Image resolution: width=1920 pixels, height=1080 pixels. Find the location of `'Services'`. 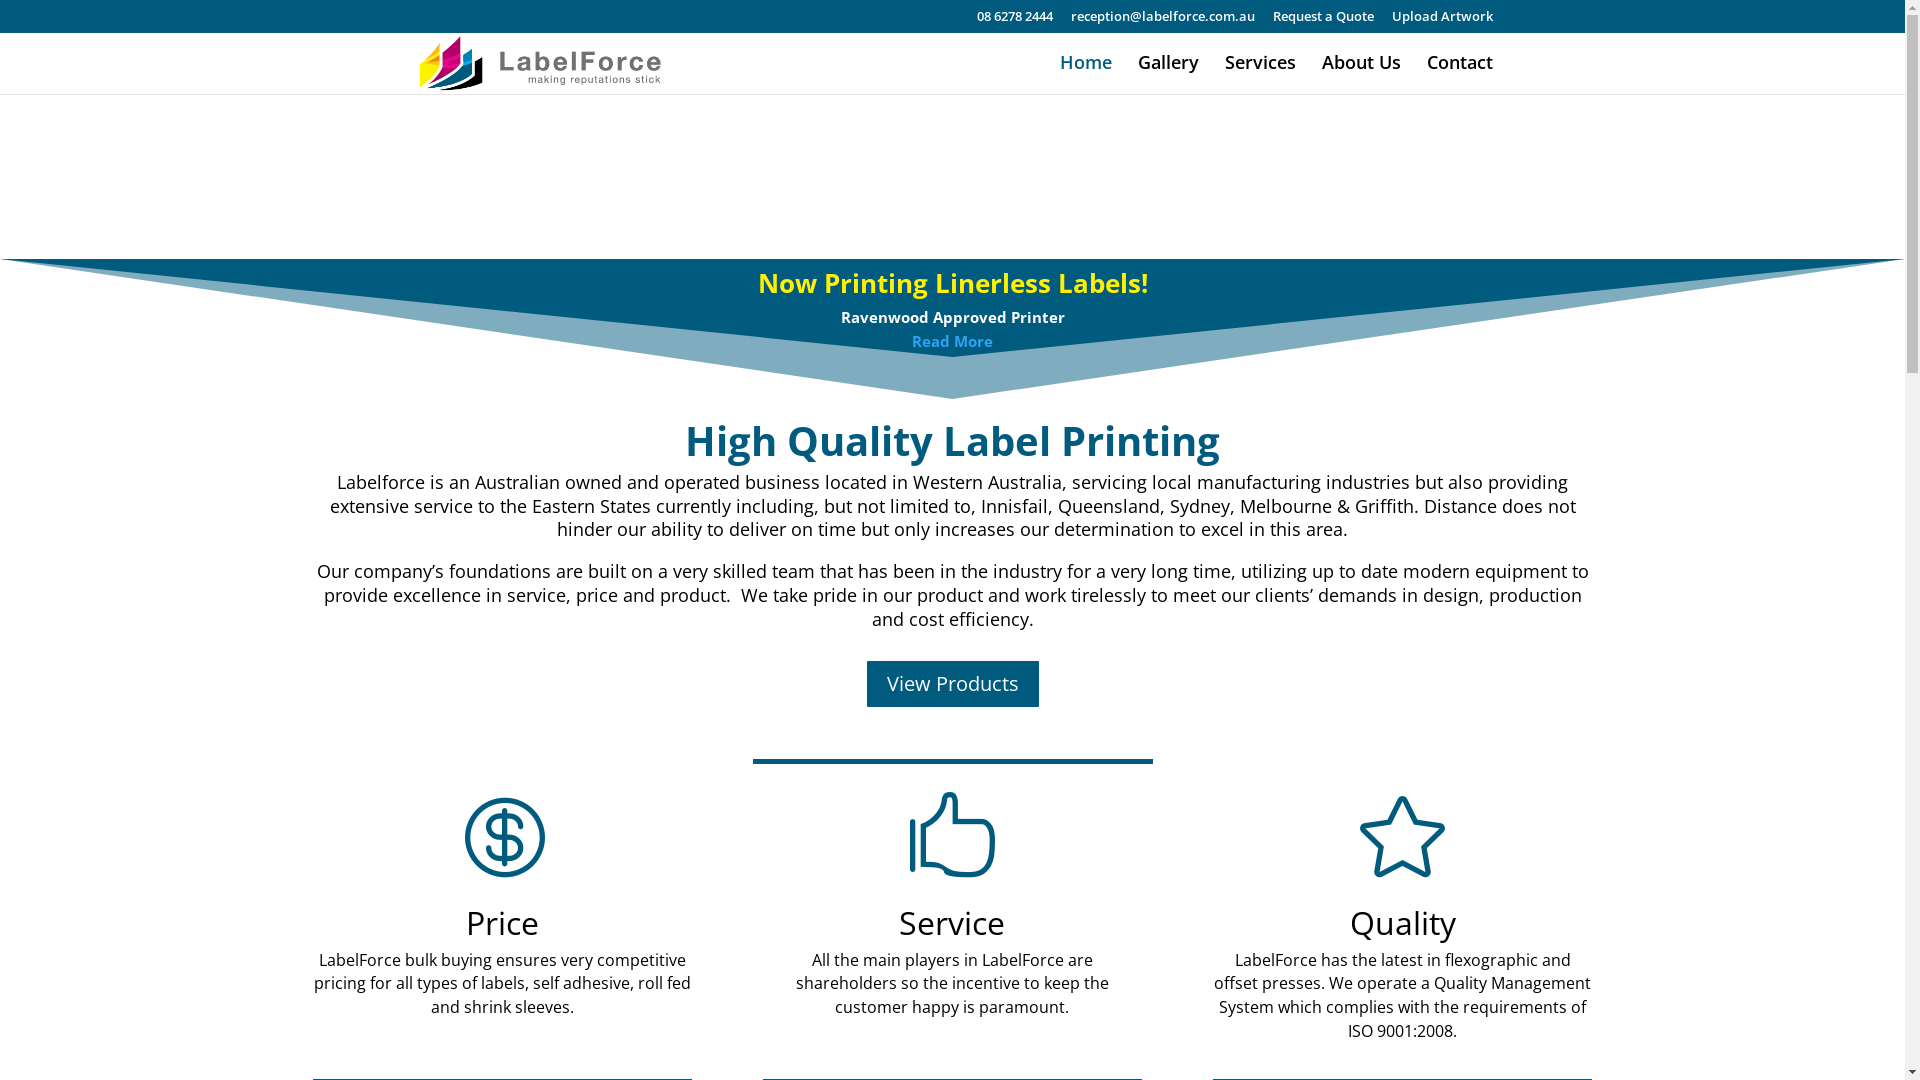

'Services' is located at coordinates (1223, 73).